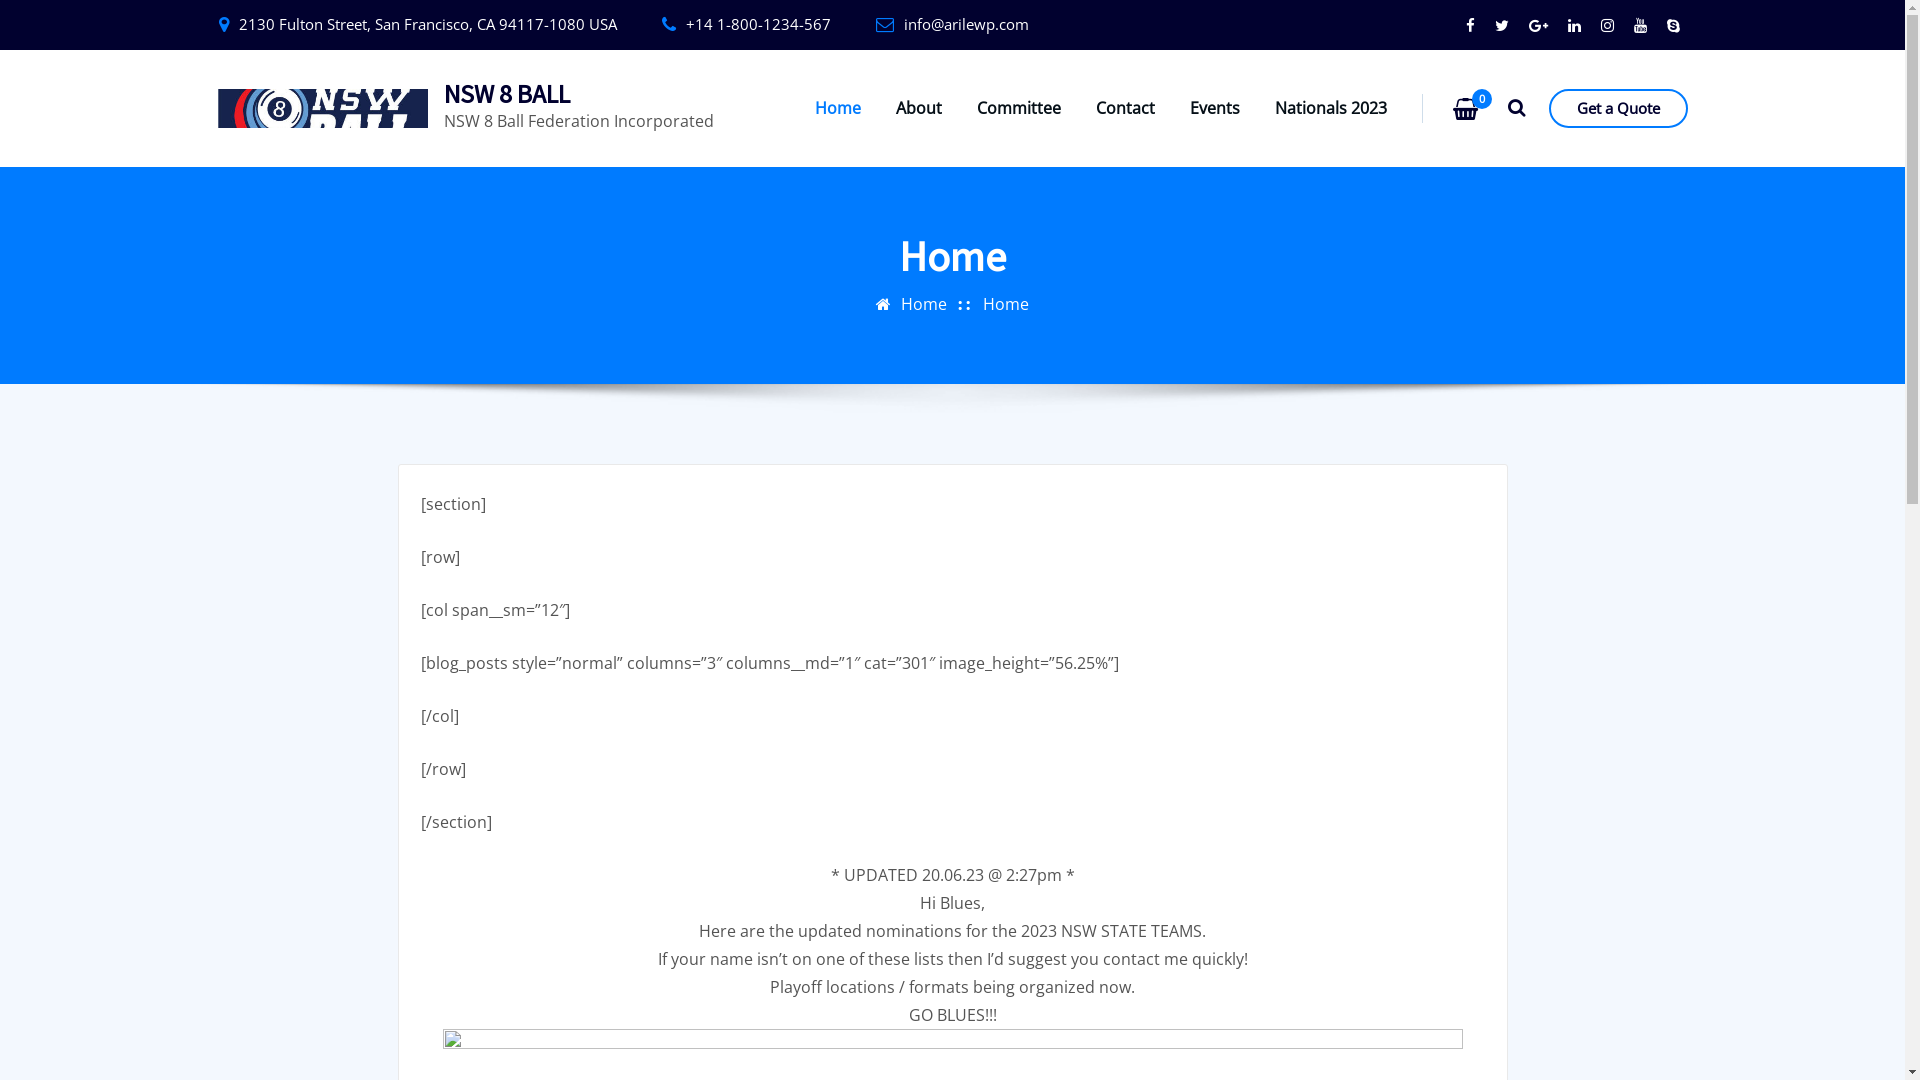 This screenshot has height=1080, width=1920. What do you see at coordinates (443, 93) in the screenshot?
I see `'NSW 8 BALL'` at bounding box center [443, 93].